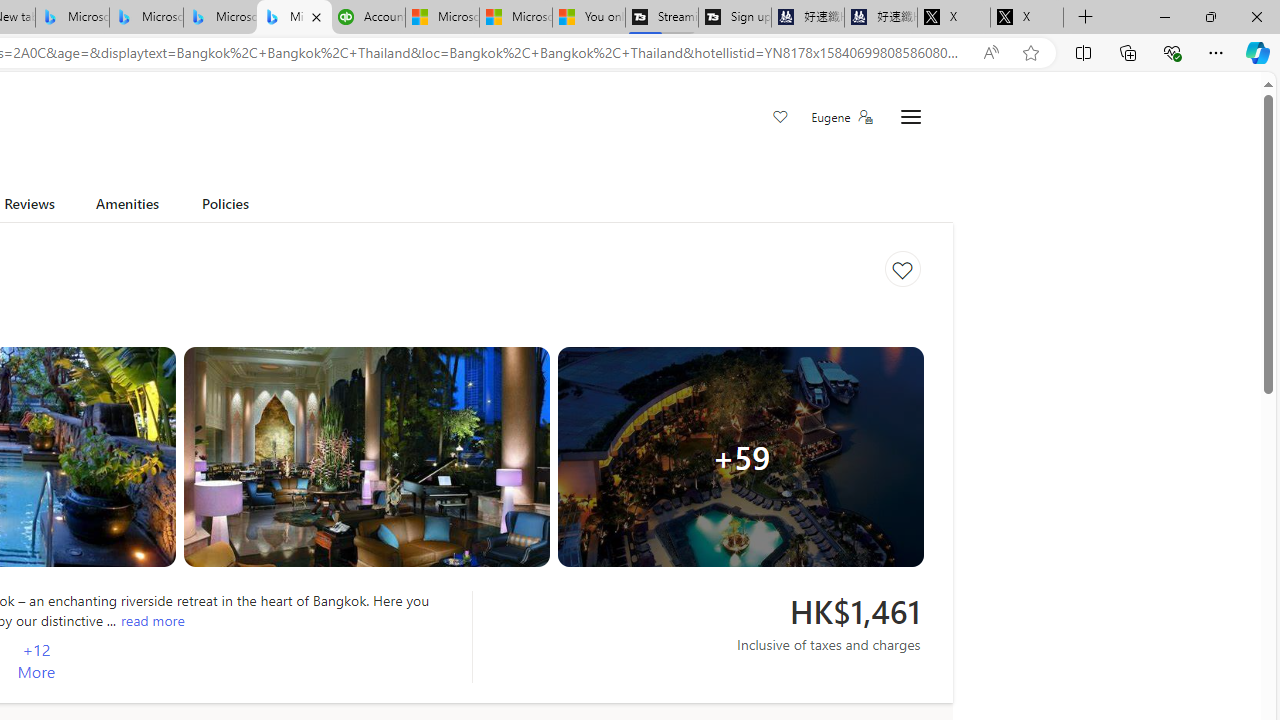 This screenshot has height=720, width=1280. What do you see at coordinates (740, 456) in the screenshot?
I see `'Hotel room image + 59'` at bounding box center [740, 456].